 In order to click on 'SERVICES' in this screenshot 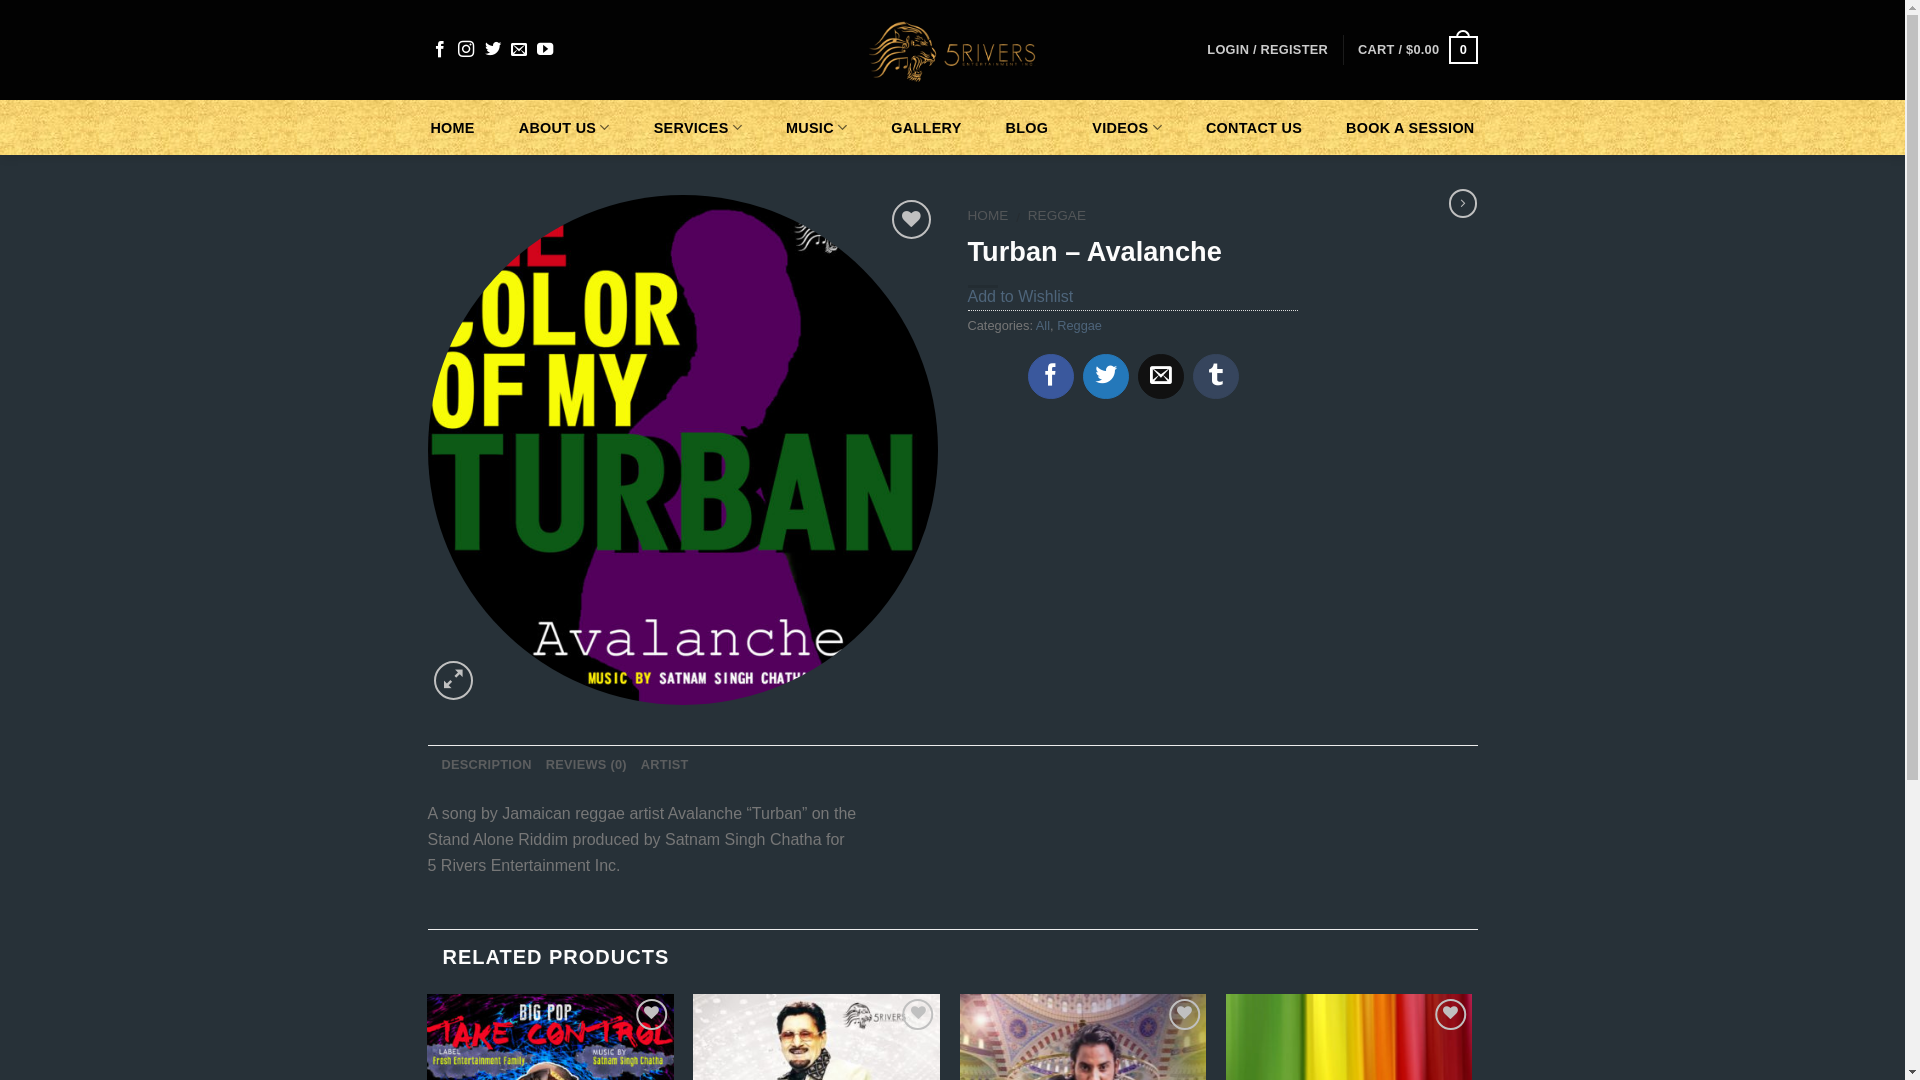, I will do `click(697, 127)`.